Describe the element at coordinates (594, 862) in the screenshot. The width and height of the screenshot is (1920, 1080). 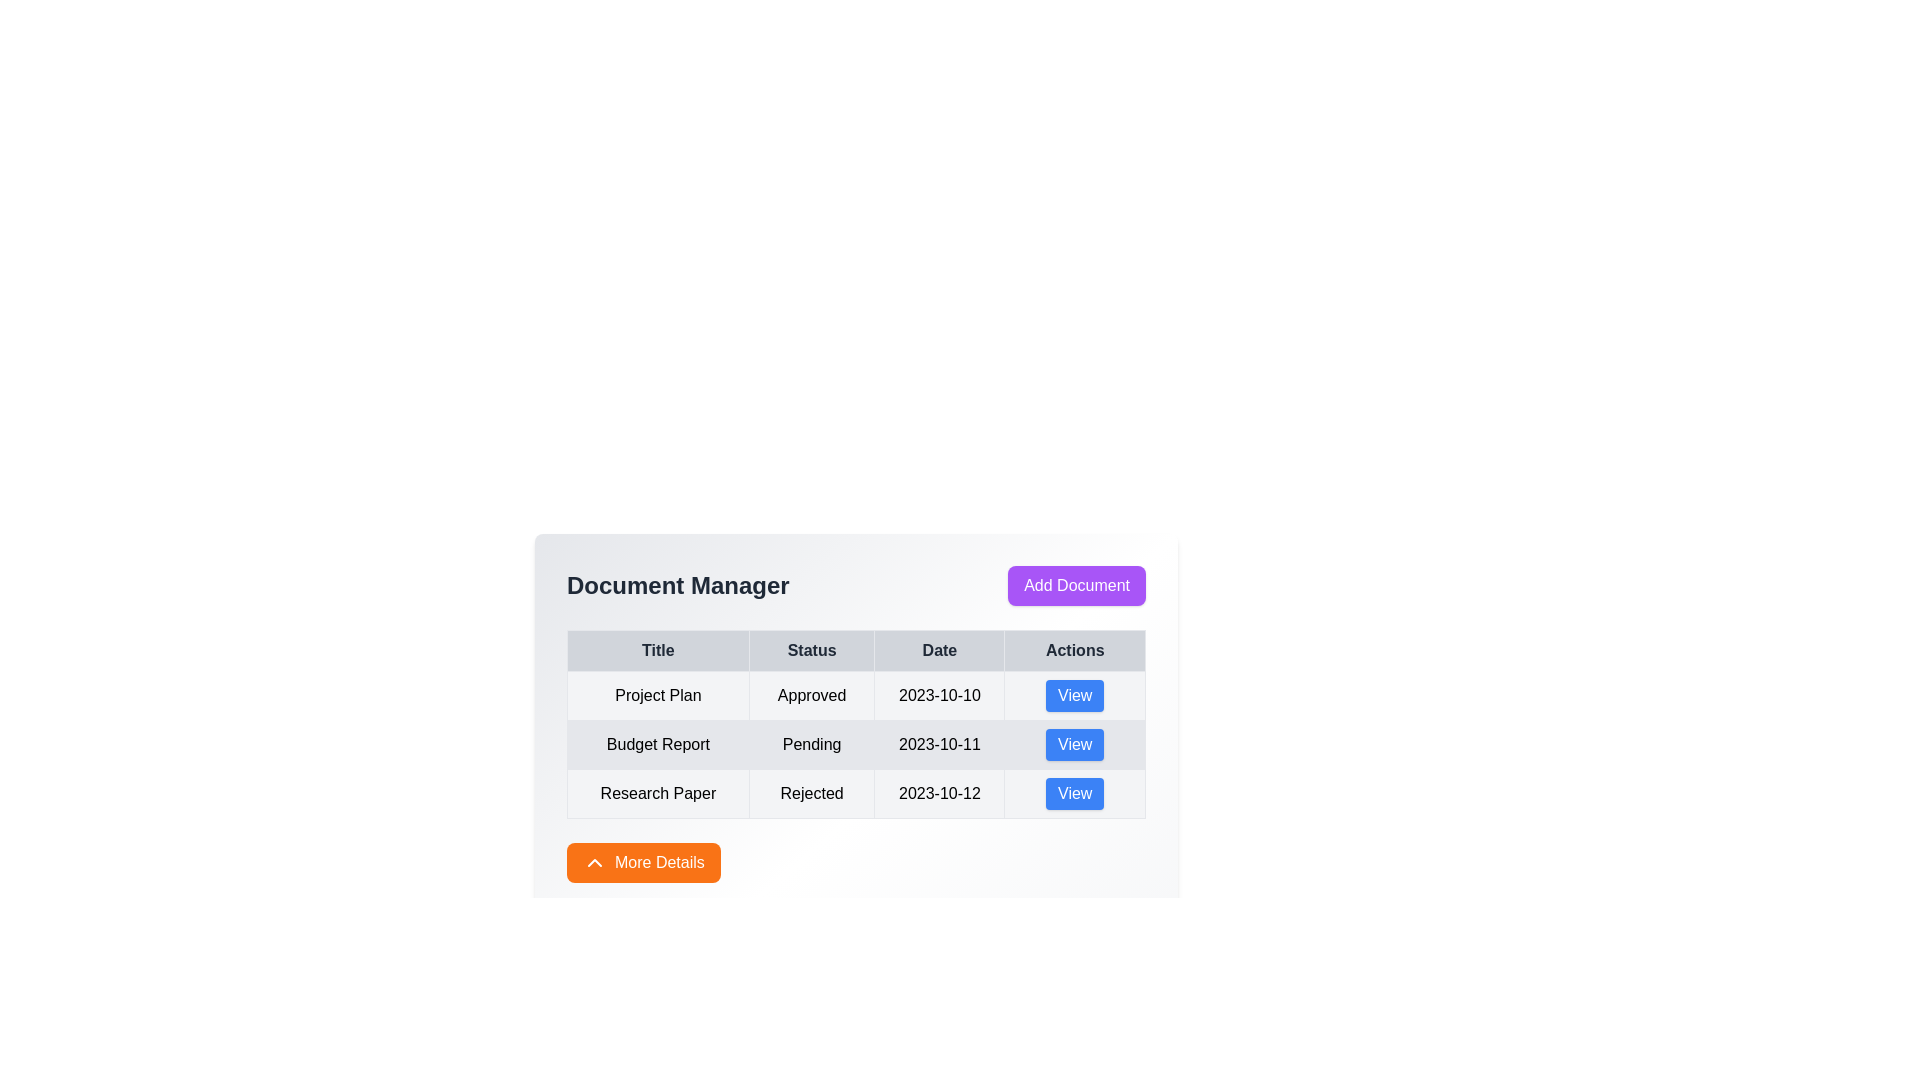
I see `the upward chevron icon on the left side of the 'More Details' orange button, positioned below the 'Document Manager' data table` at that location.